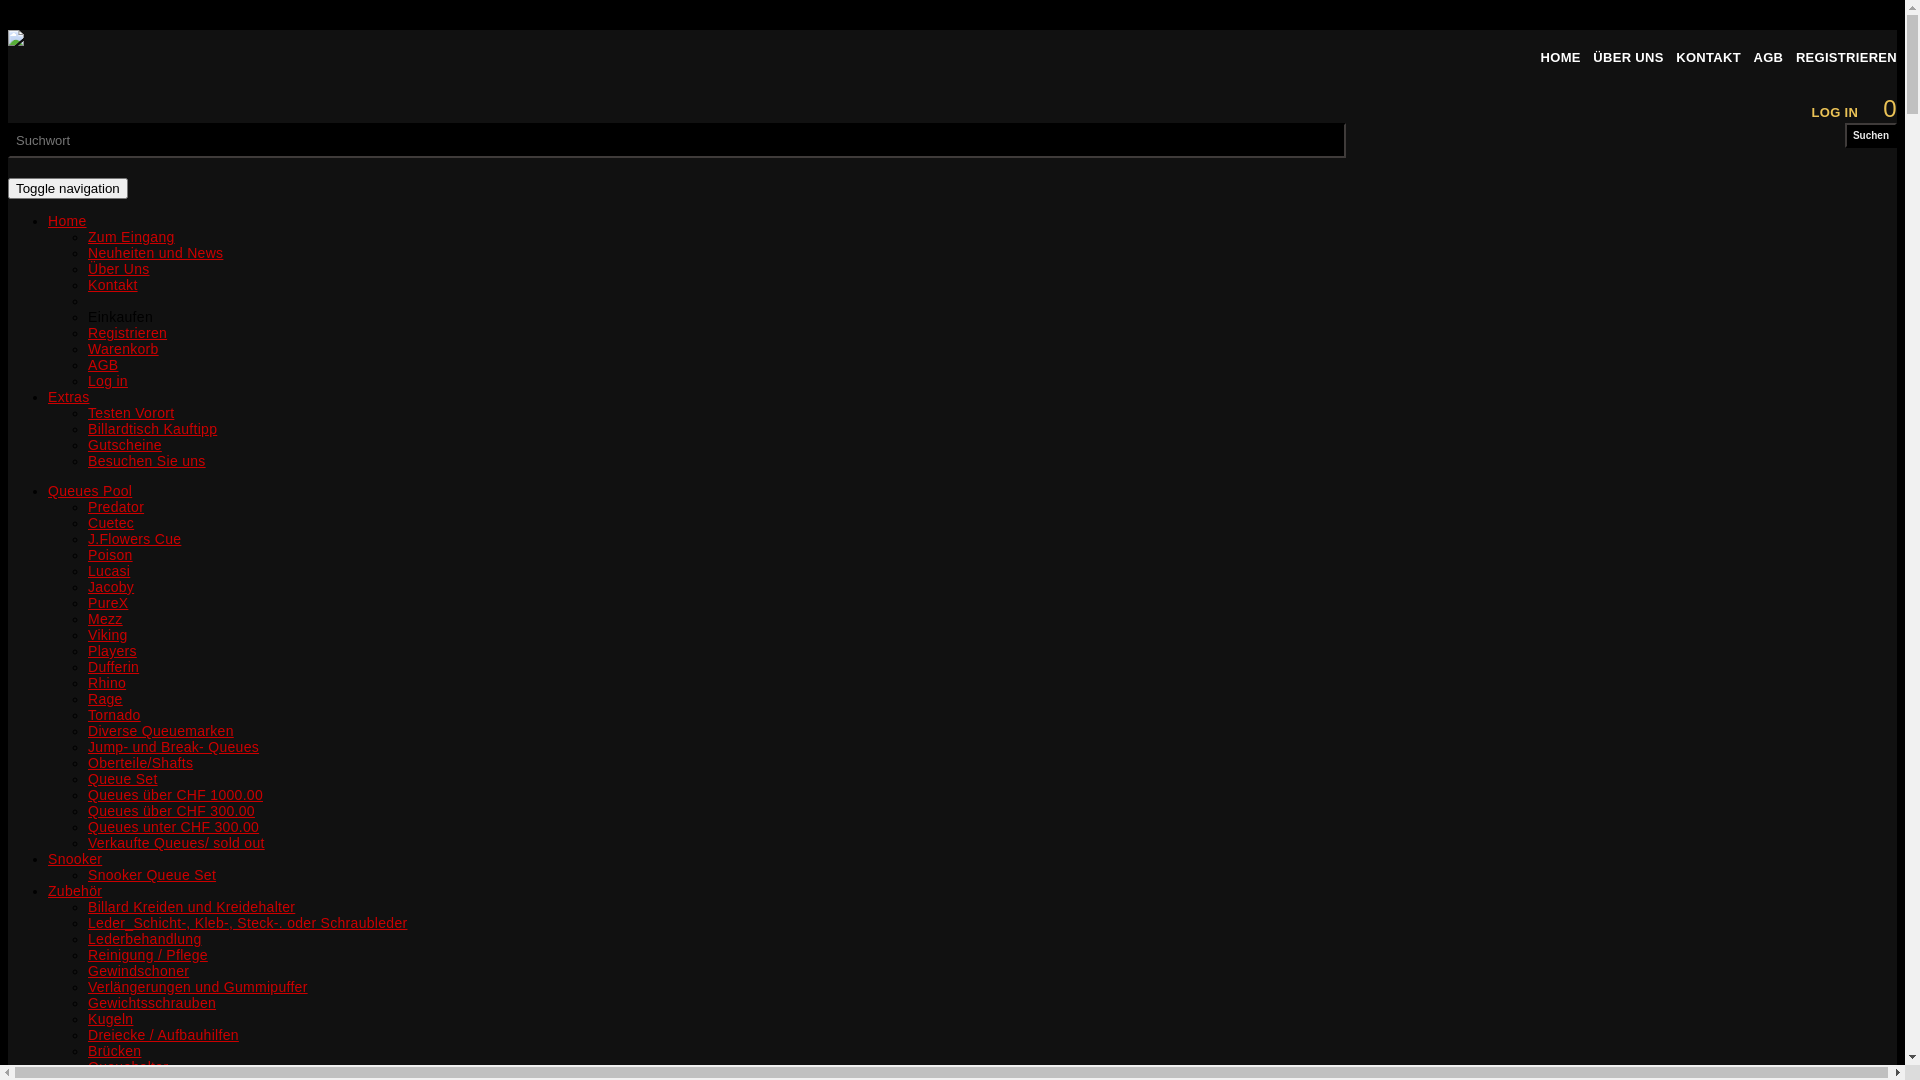 This screenshot has width=1920, height=1080. What do you see at coordinates (104, 617) in the screenshot?
I see `'Mezz'` at bounding box center [104, 617].